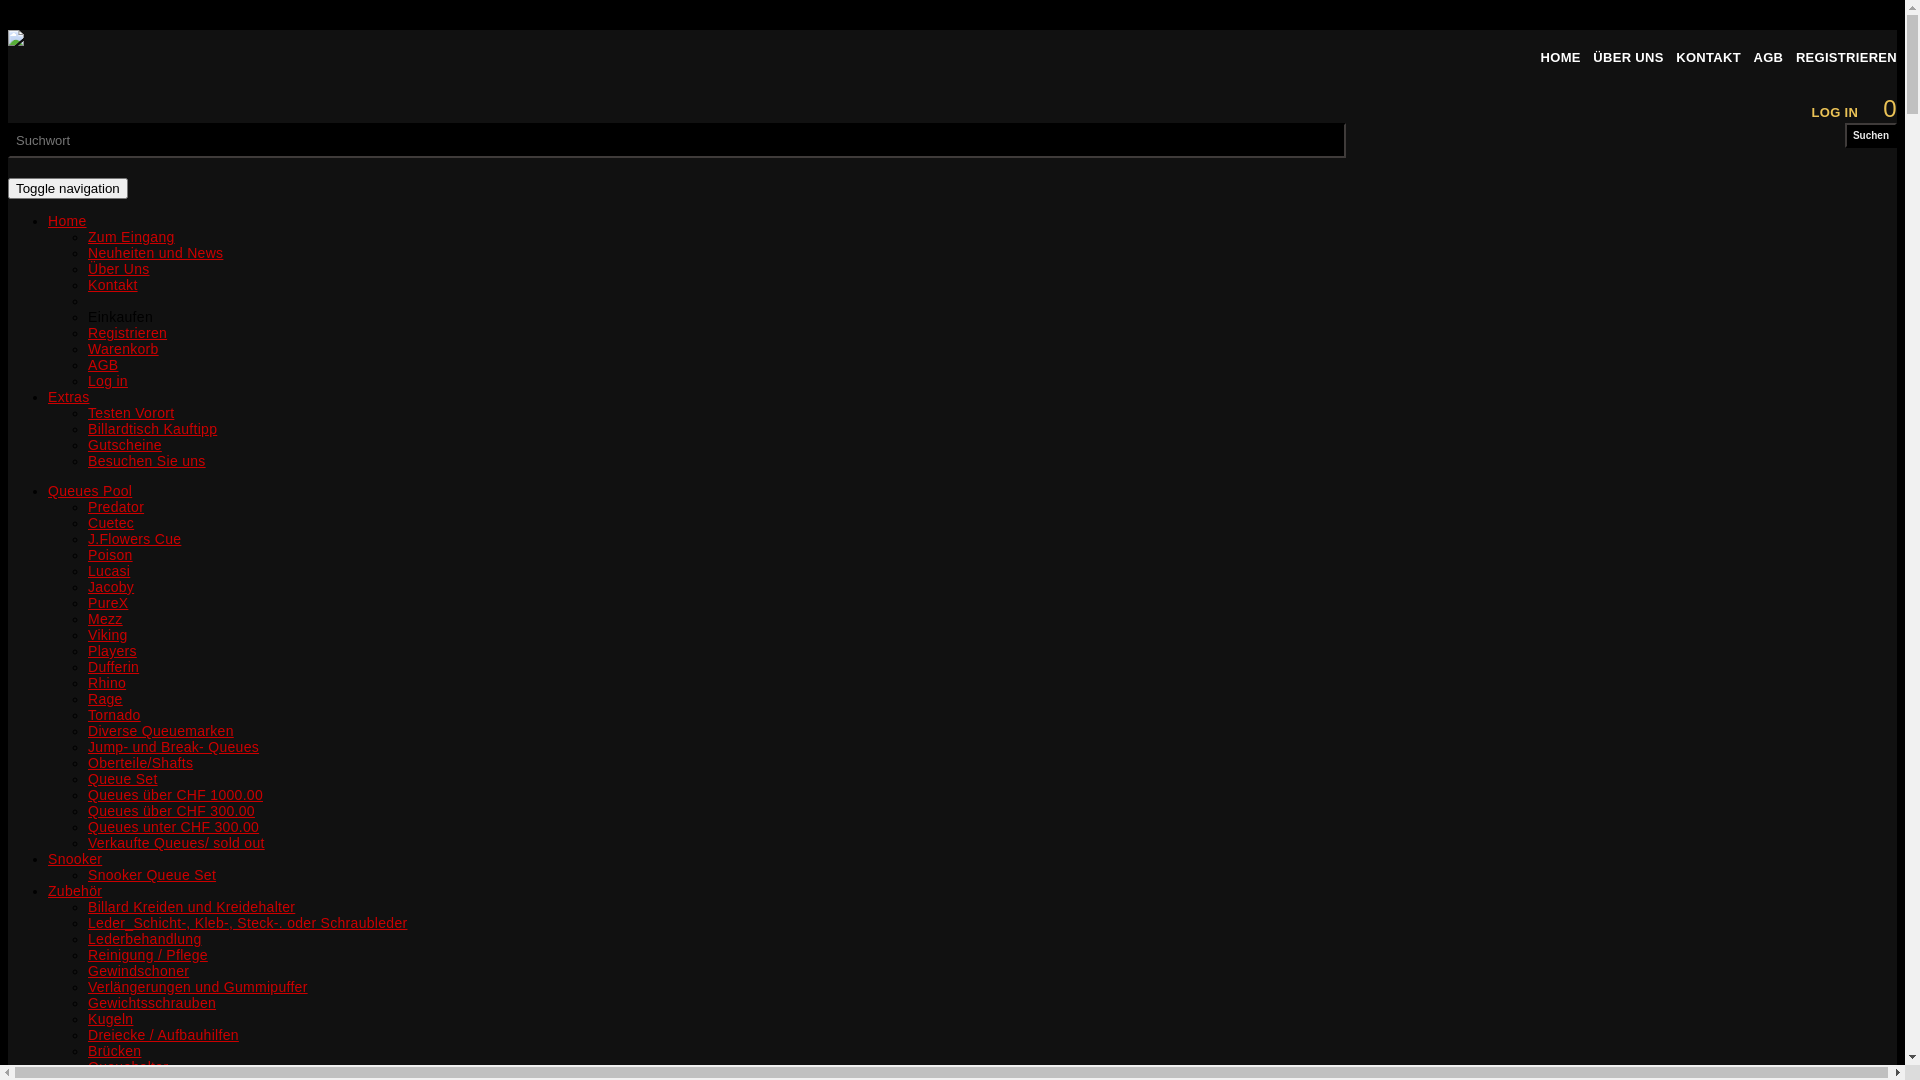 This screenshot has width=1920, height=1080. What do you see at coordinates (104, 617) in the screenshot?
I see `'Mezz'` at bounding box center [104, 617].